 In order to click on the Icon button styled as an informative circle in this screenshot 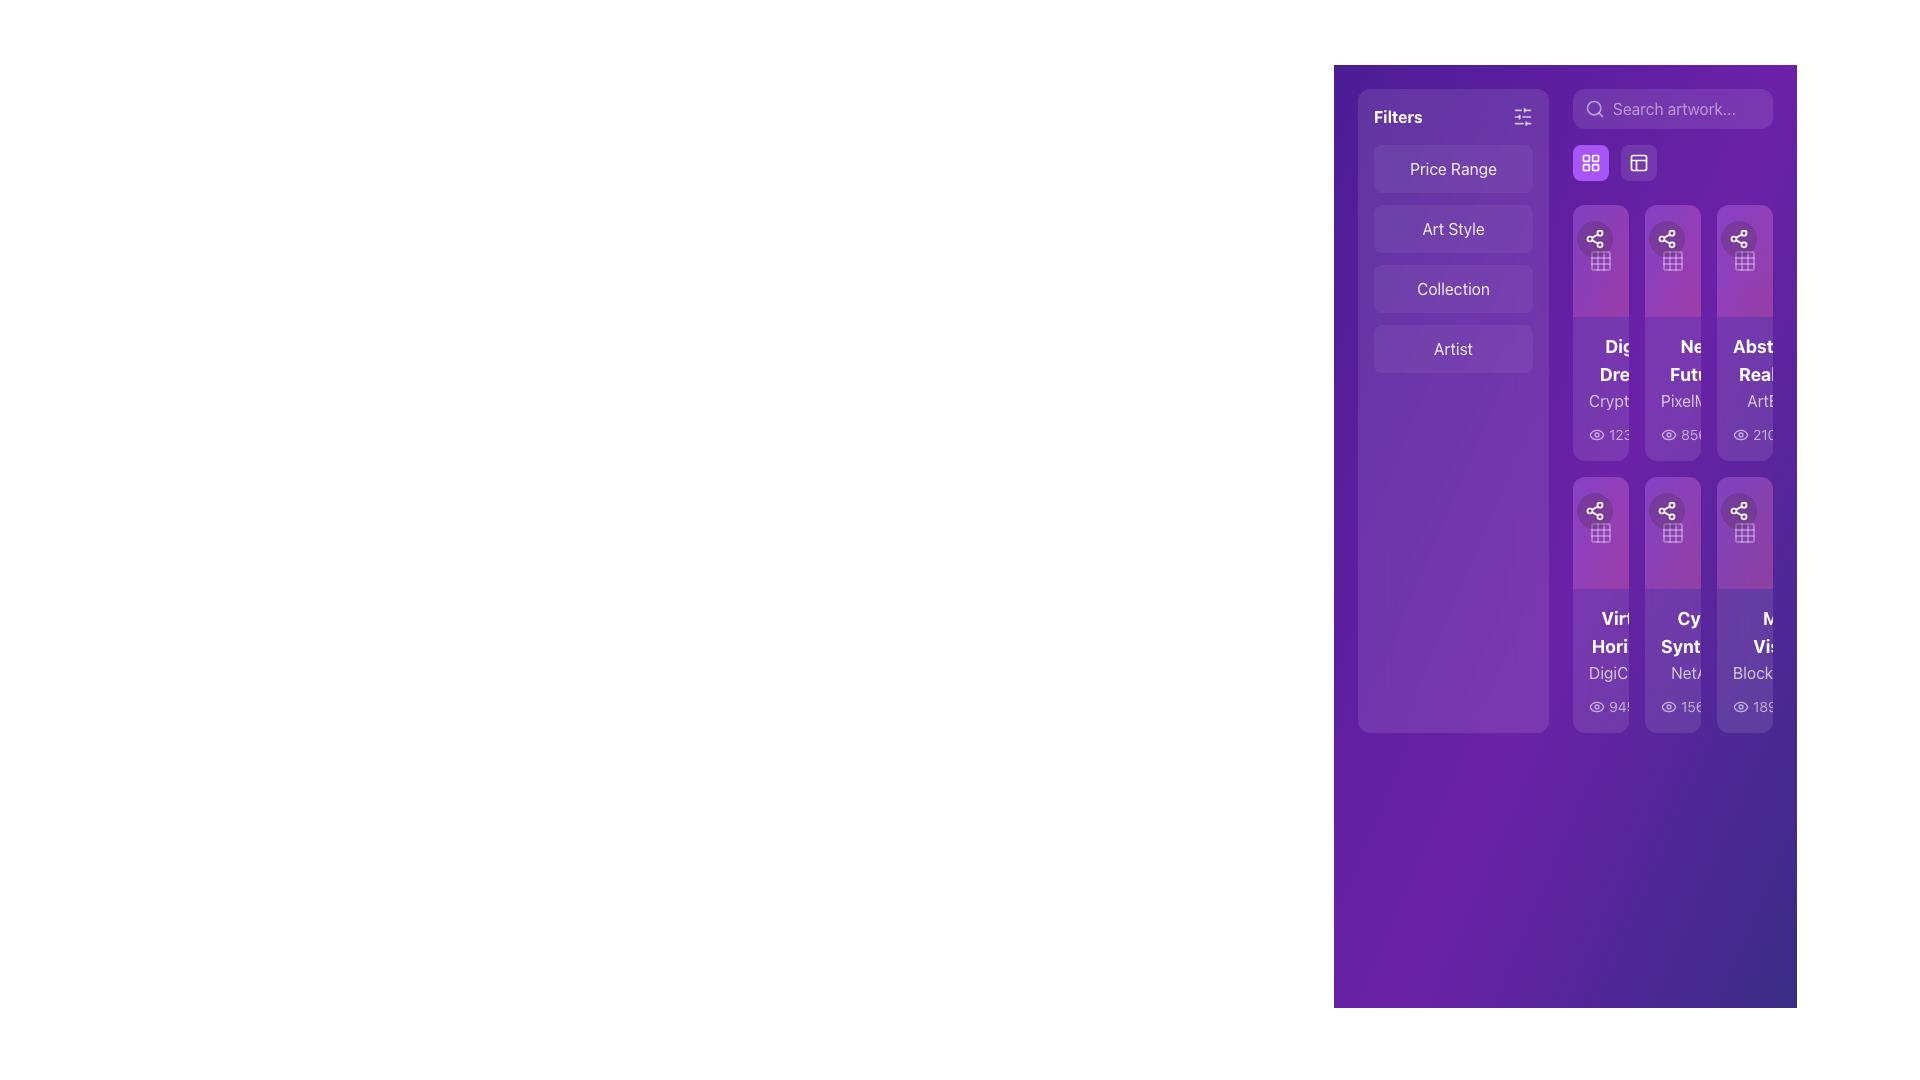, I will do `click(1750, 434)`.